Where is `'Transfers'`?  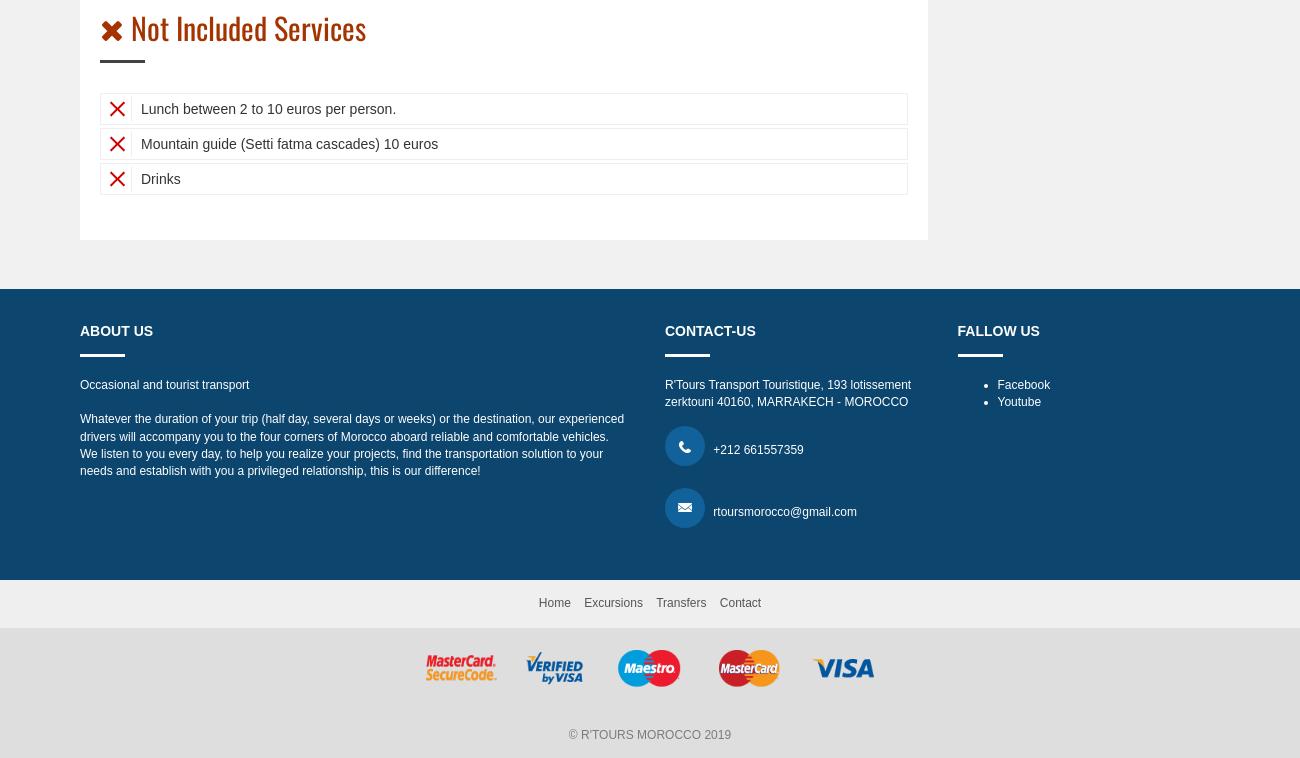 'Transfers' is located at coordinates (679, 602).